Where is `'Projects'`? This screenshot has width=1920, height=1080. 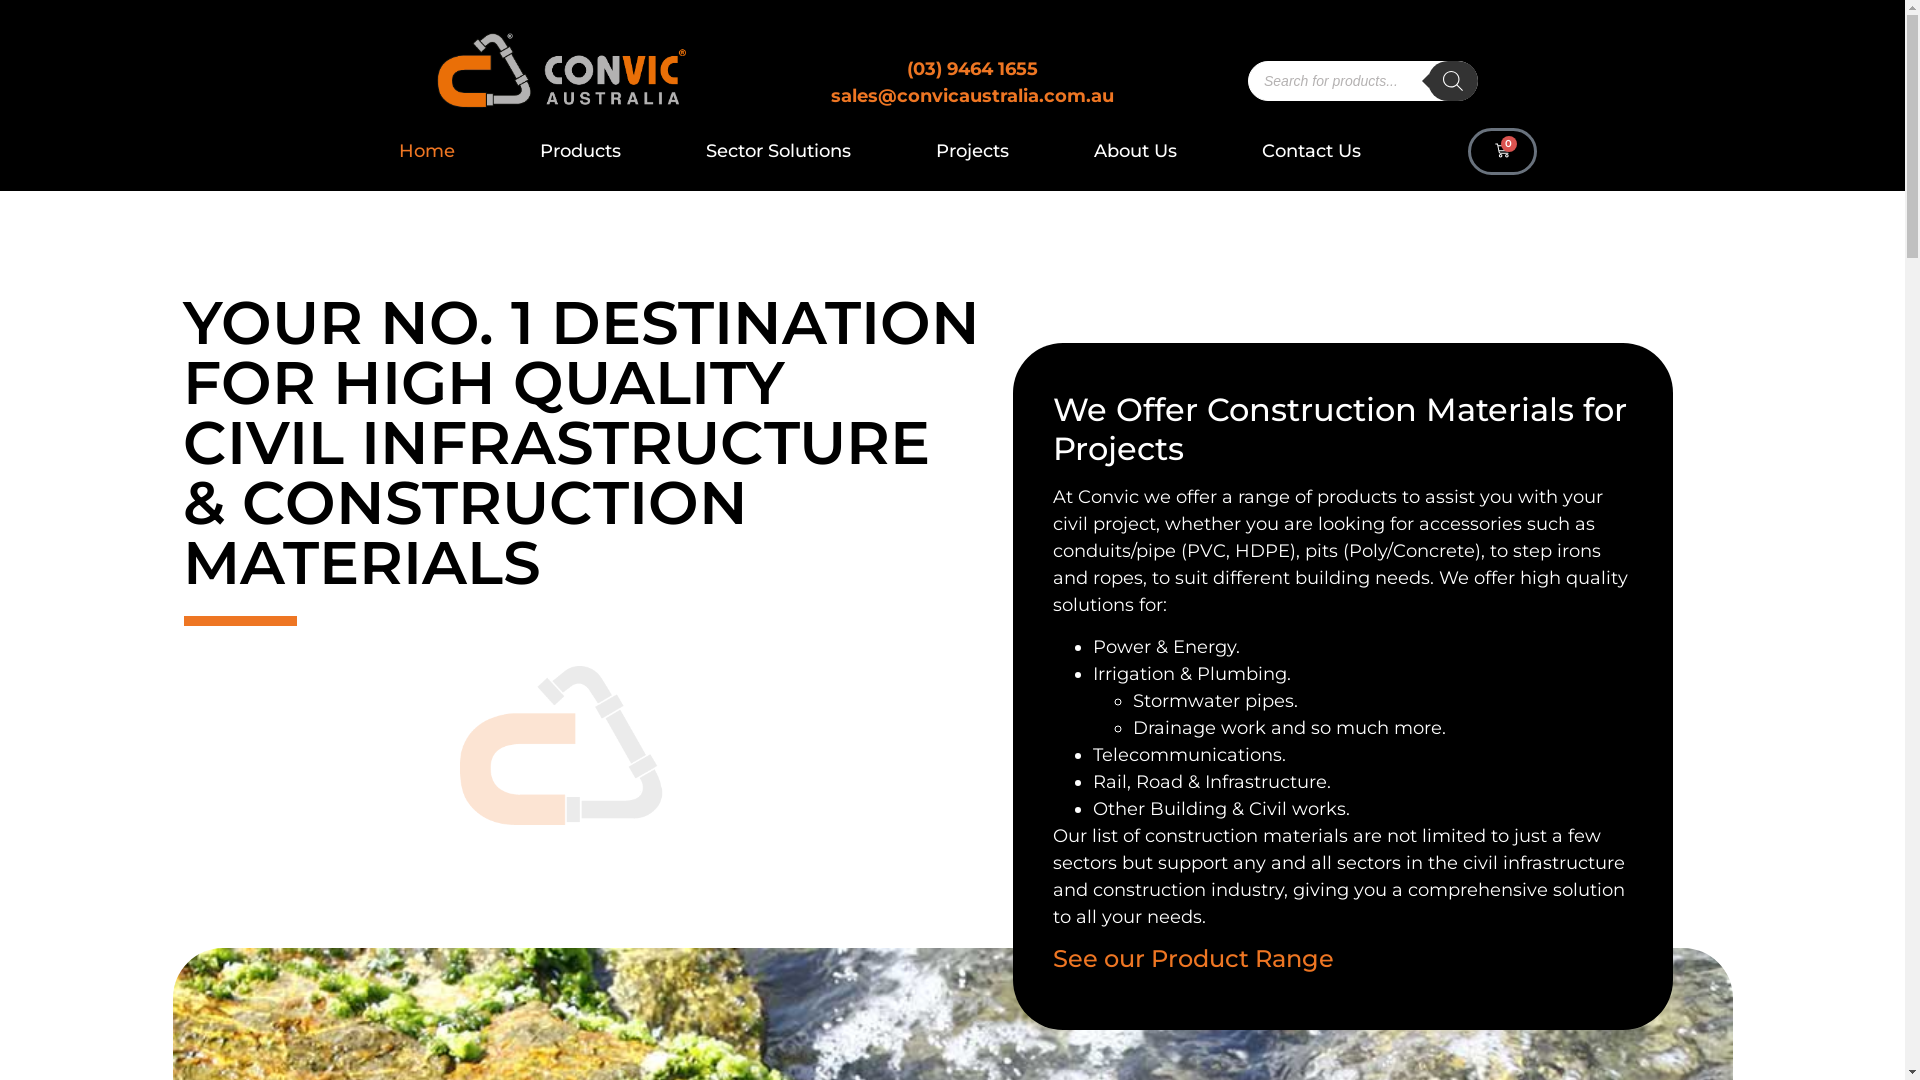 'Projects' is located at coordinates (914, 149).